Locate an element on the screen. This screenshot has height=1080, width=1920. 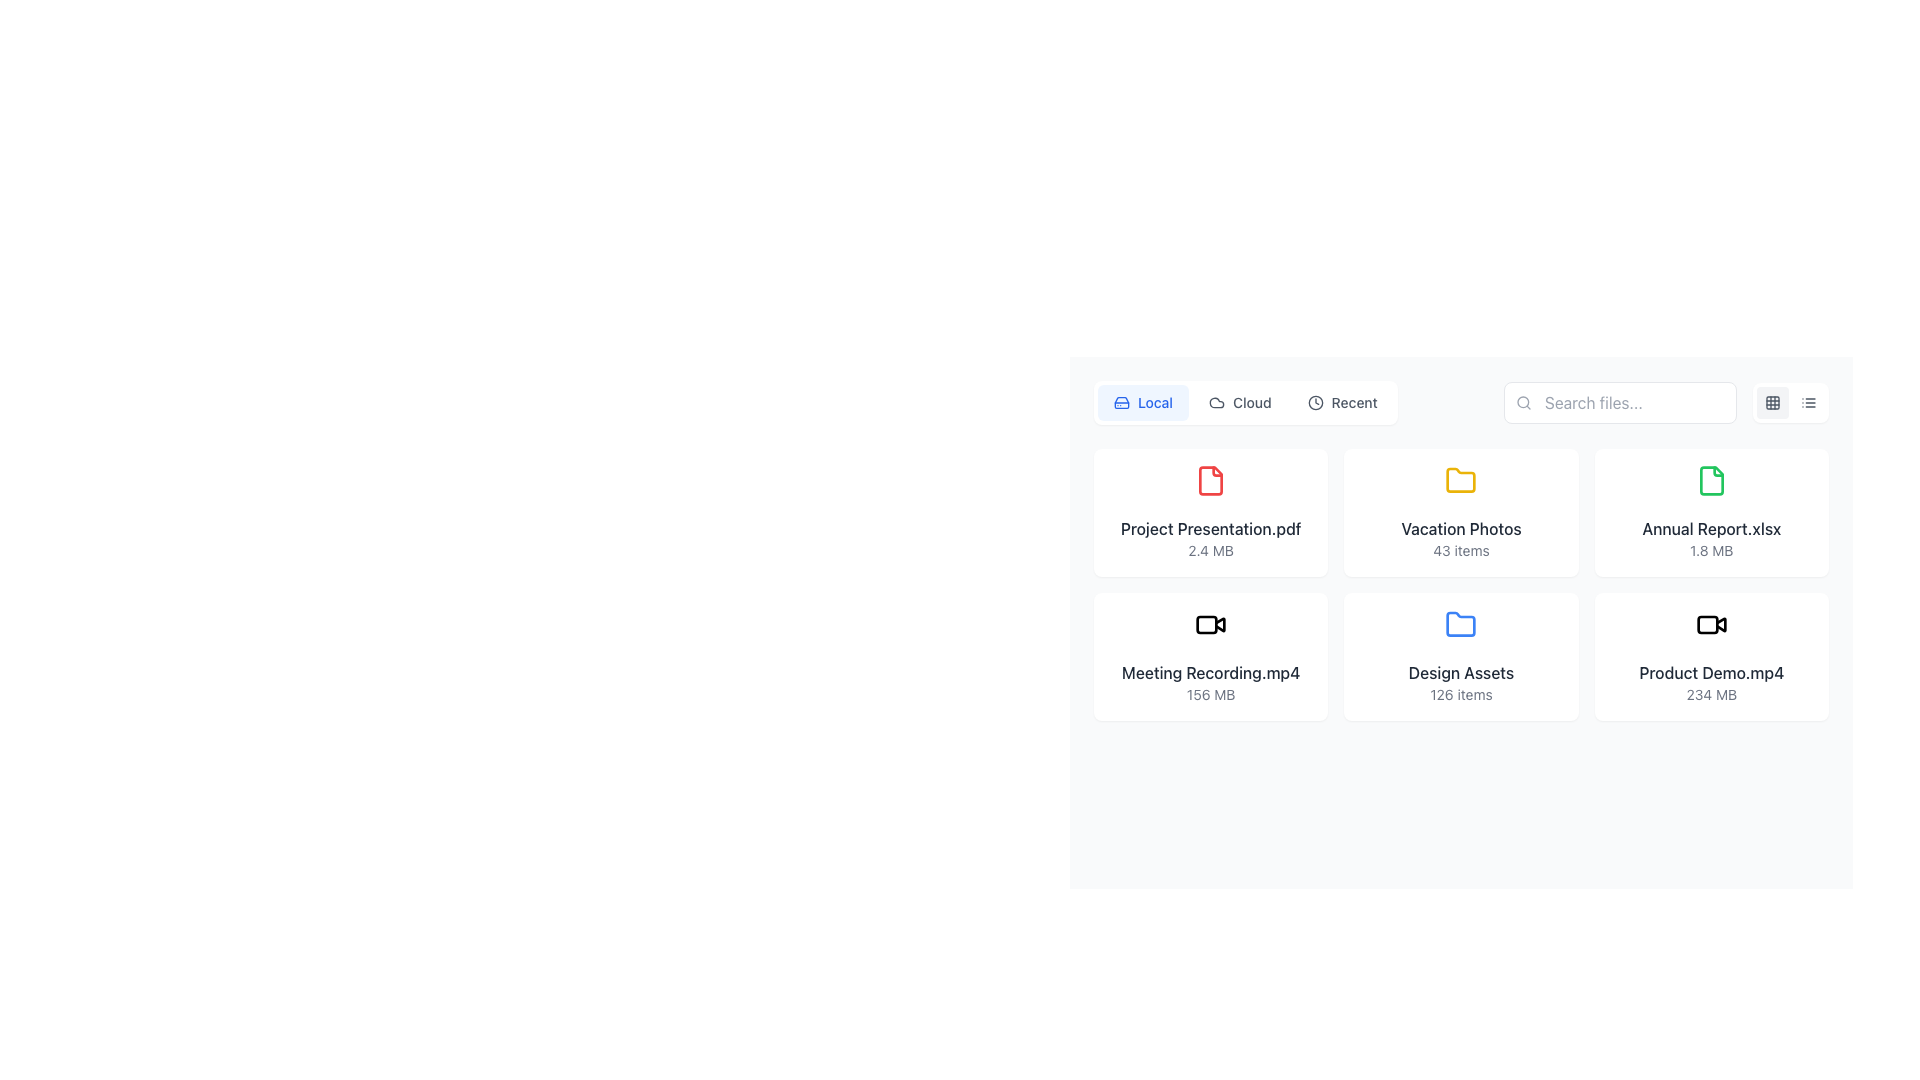
the text label displaying the filename 'Product Demo.mp4' is located at coordinates (1710, 672).